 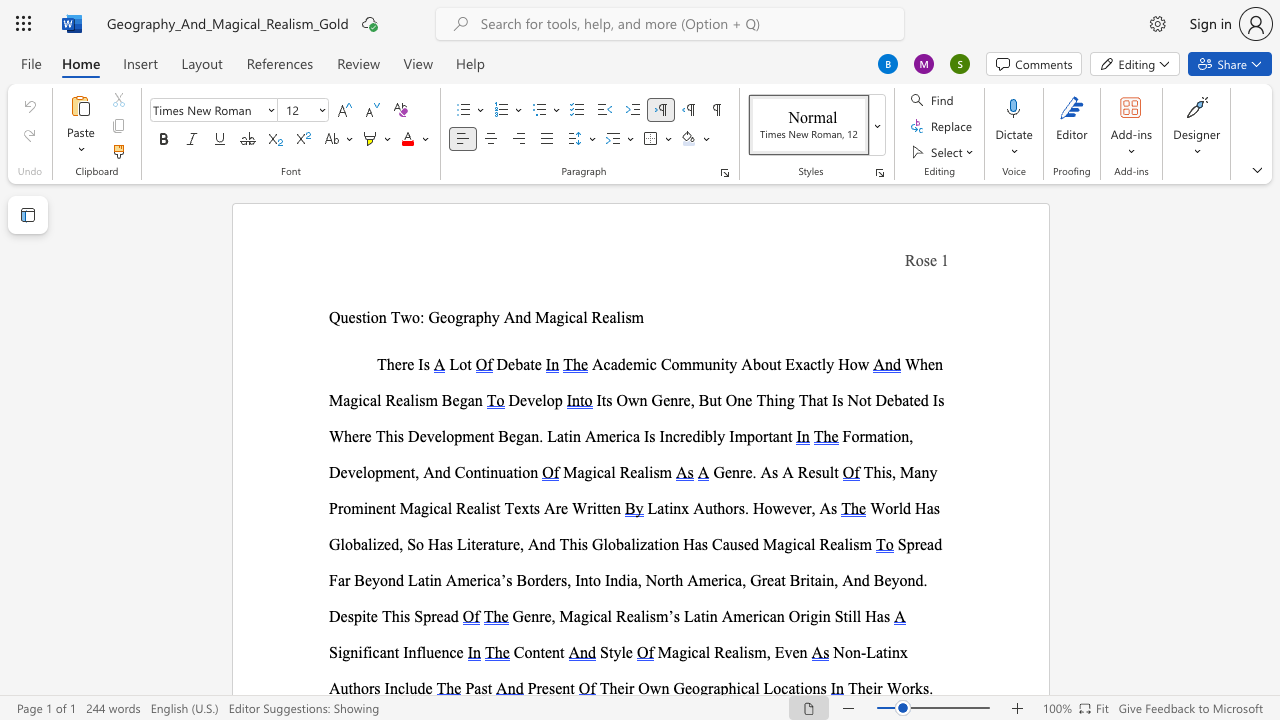 What do you see at coordinates (476, 507) in the screenshot?
I see `the 4th character "a" in the text` at bounding box center [476, 507].